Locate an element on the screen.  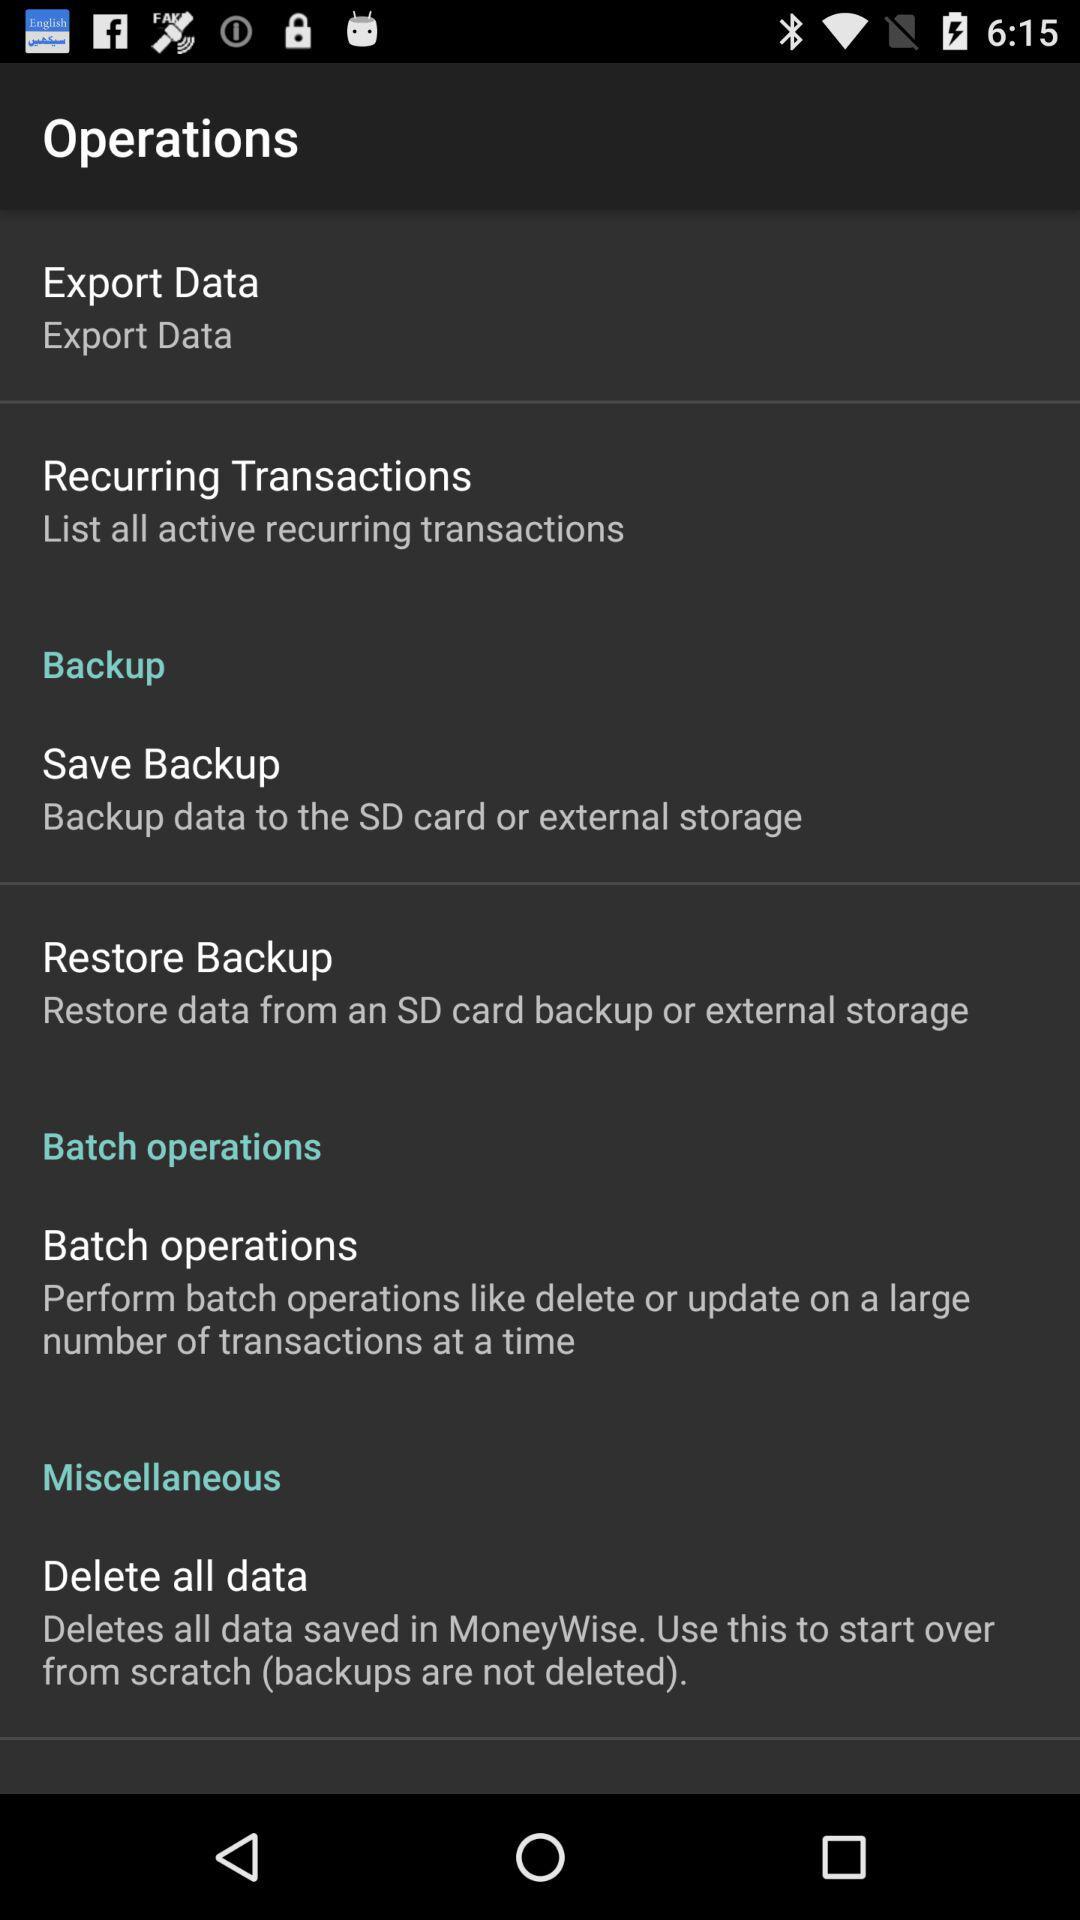
app above the backup data to app is located at coordinates (160, 761).